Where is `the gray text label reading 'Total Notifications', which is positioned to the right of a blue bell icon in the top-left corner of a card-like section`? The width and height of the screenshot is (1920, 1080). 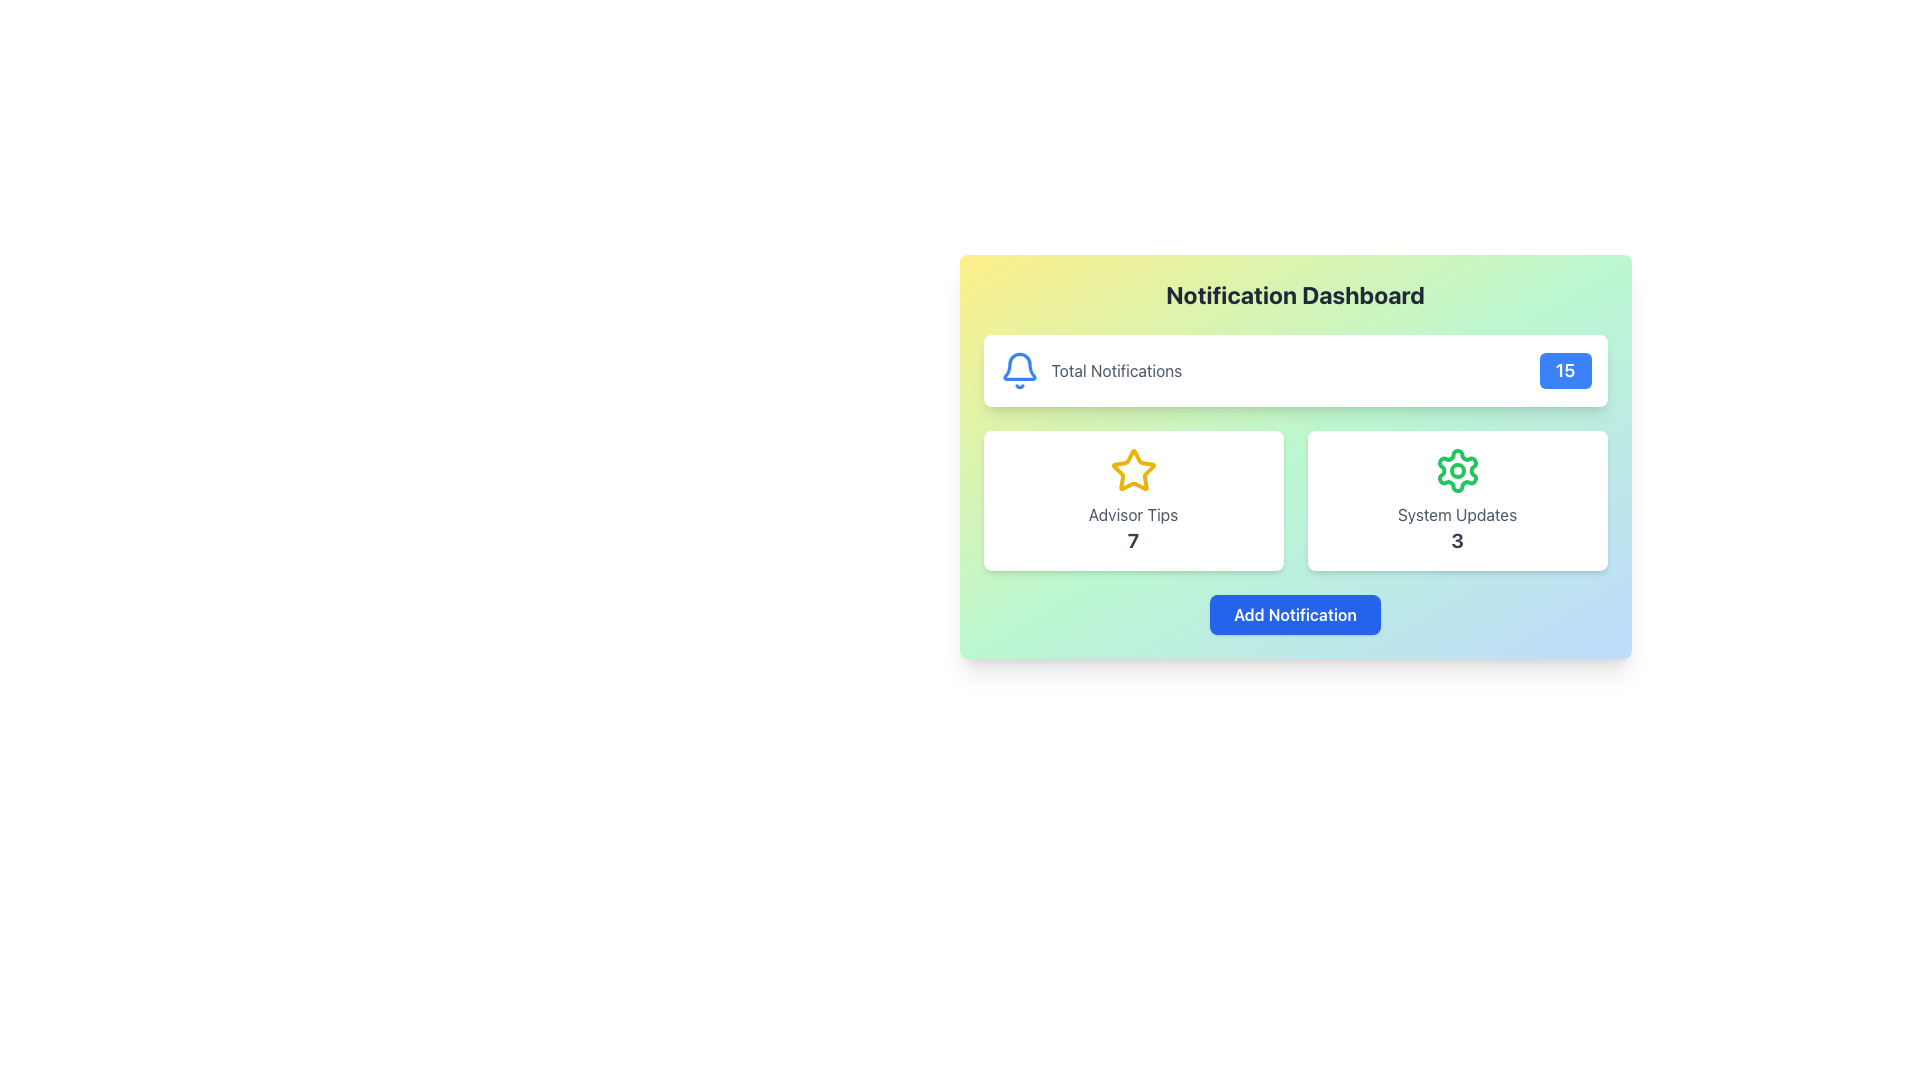 the gray text label reading 'Total Notifications', which is positioned to the right of a blue bell icon in the top-left corner of a card-like section is located at coordinates (1115, 370).